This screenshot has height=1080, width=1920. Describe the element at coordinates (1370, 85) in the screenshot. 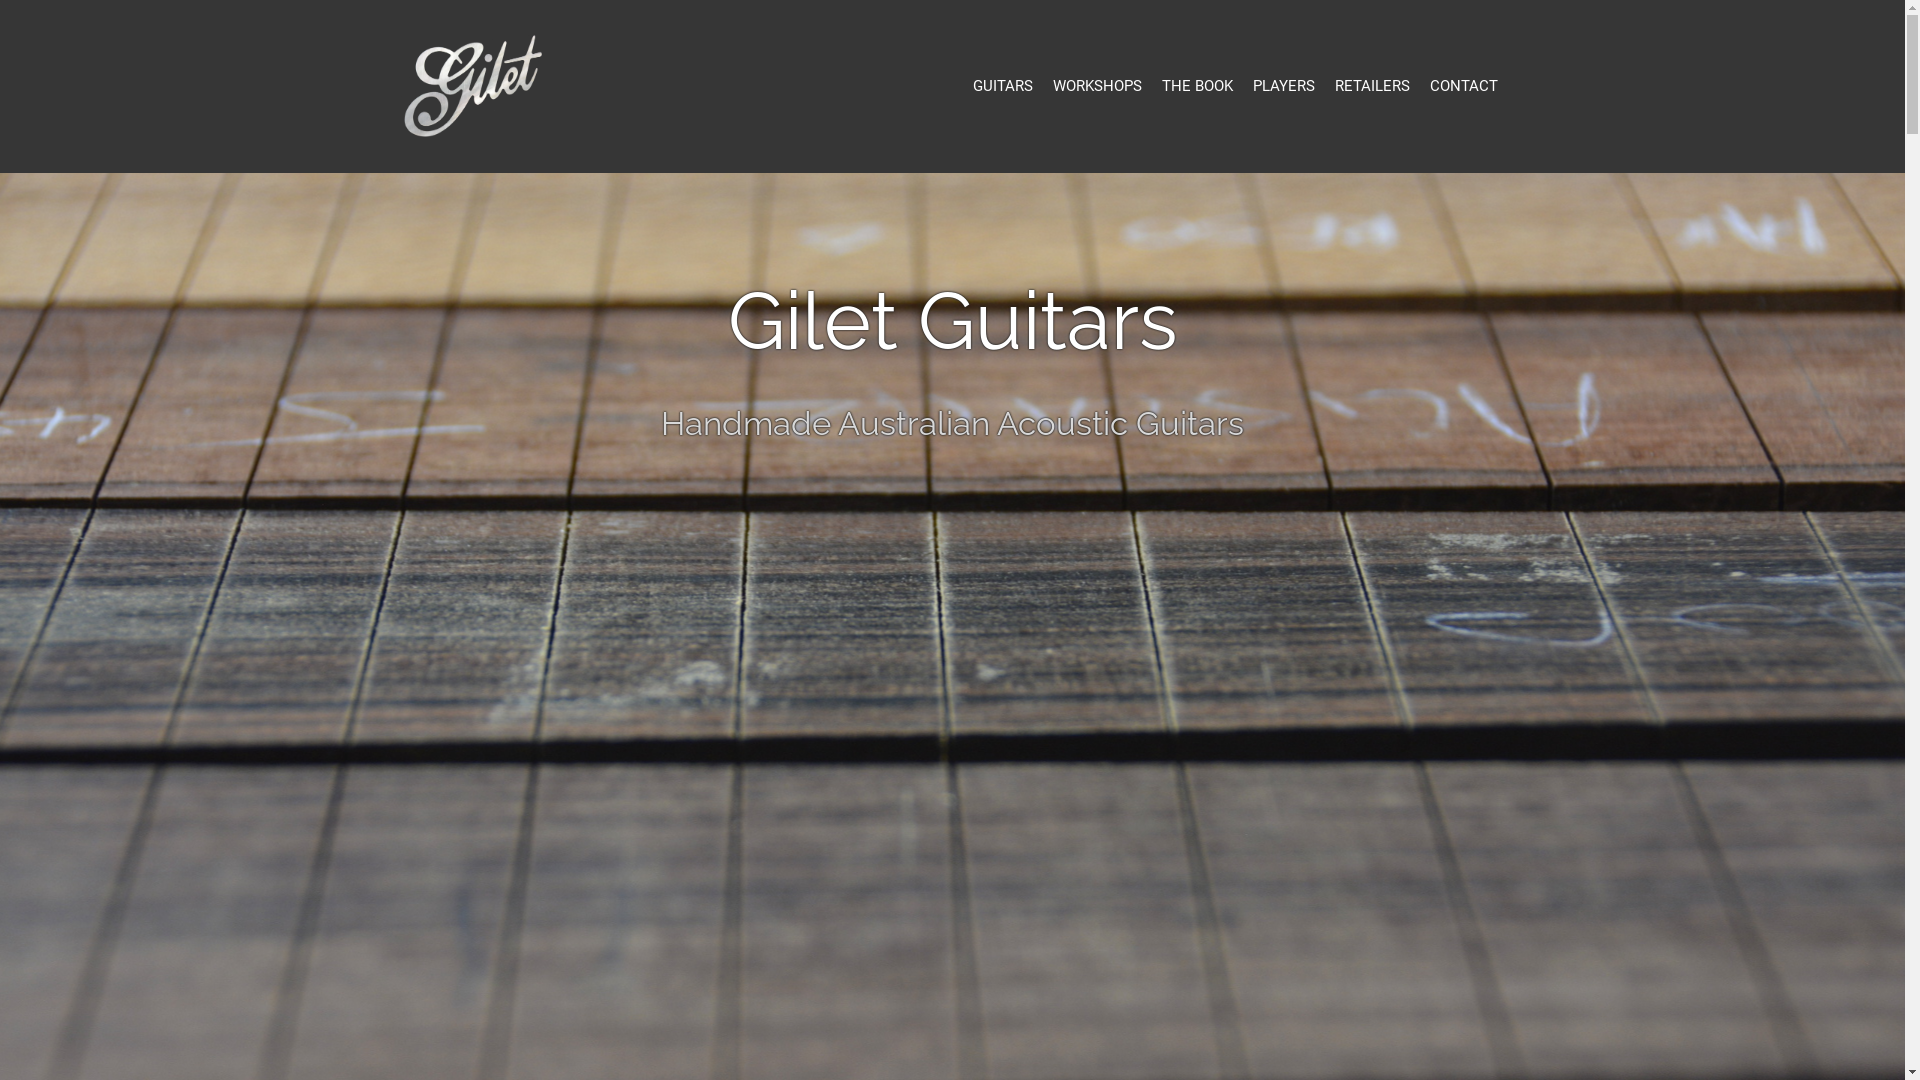

I see `'RETAILERS'` at that location.